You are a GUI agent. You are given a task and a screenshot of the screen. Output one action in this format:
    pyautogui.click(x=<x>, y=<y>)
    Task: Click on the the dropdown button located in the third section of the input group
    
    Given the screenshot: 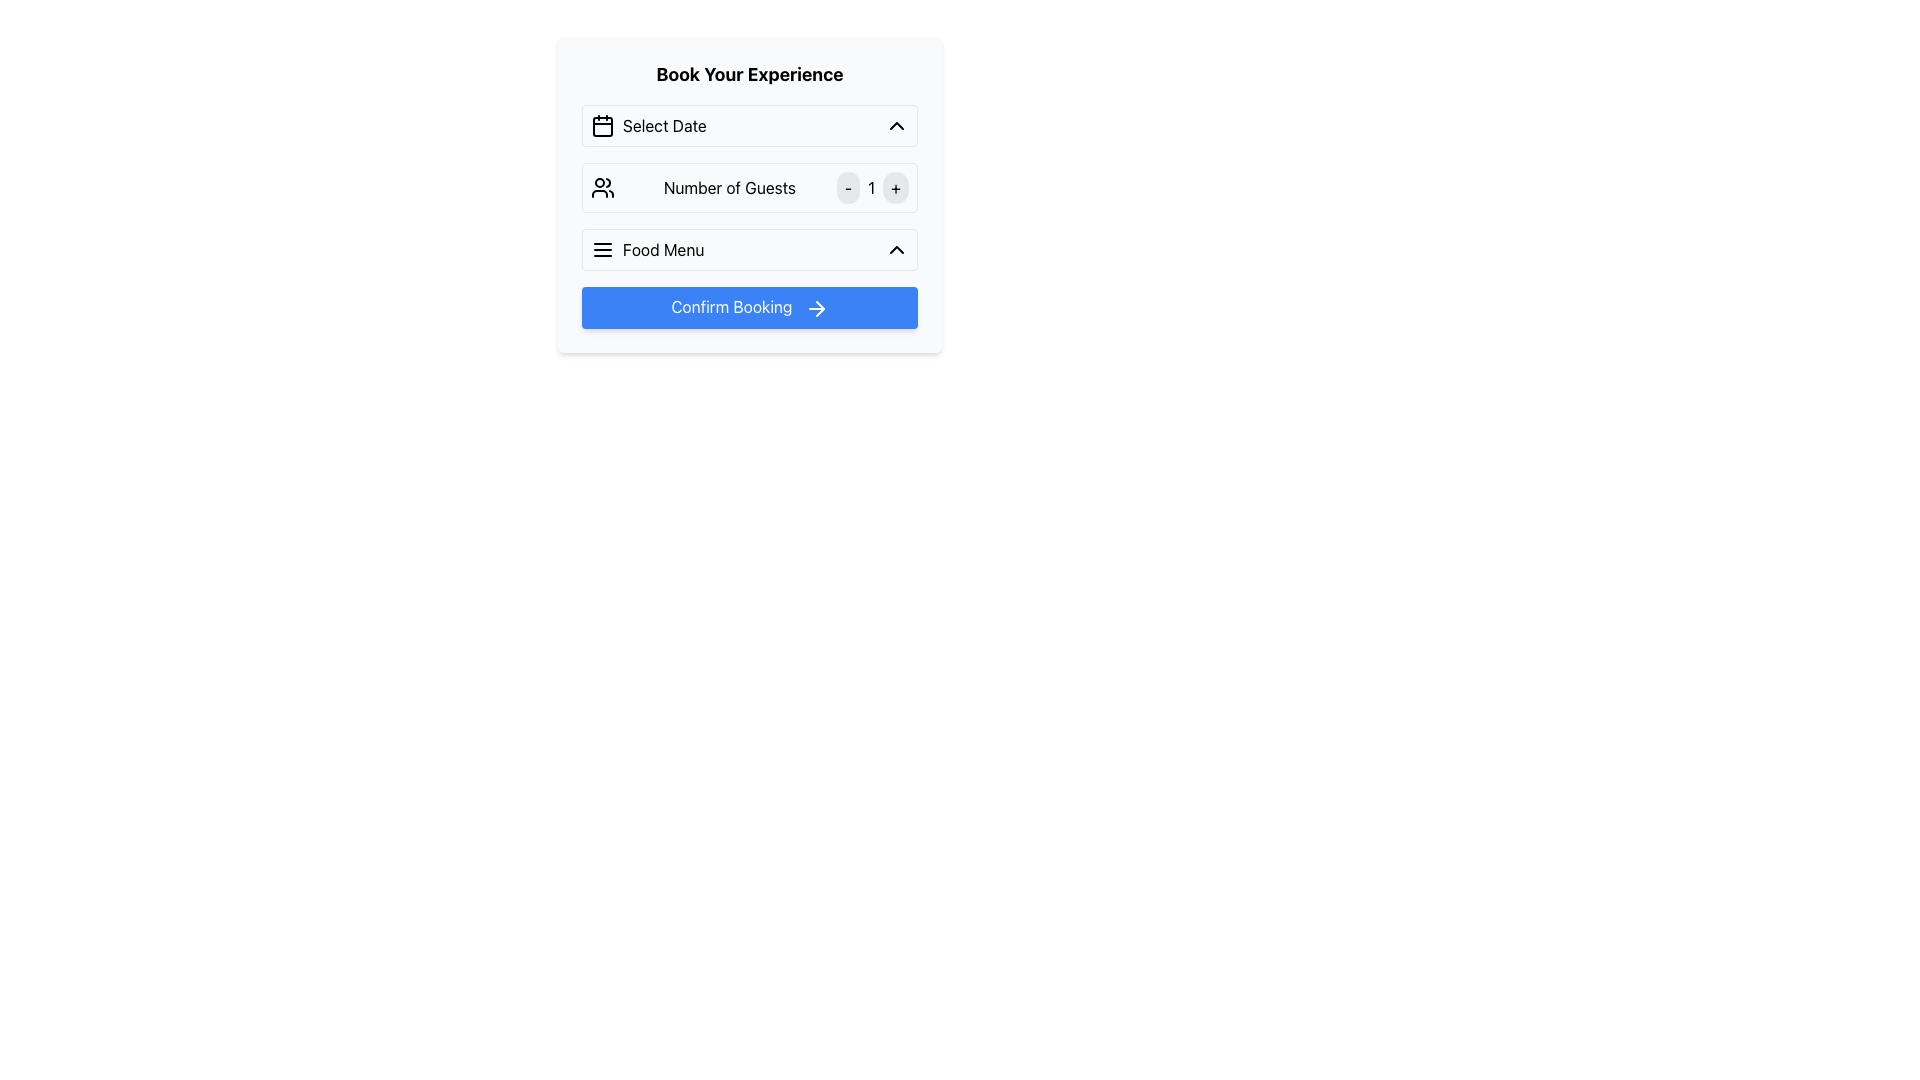 What is the action you would take?
    pyautogui.click(x=748, y=249)
    